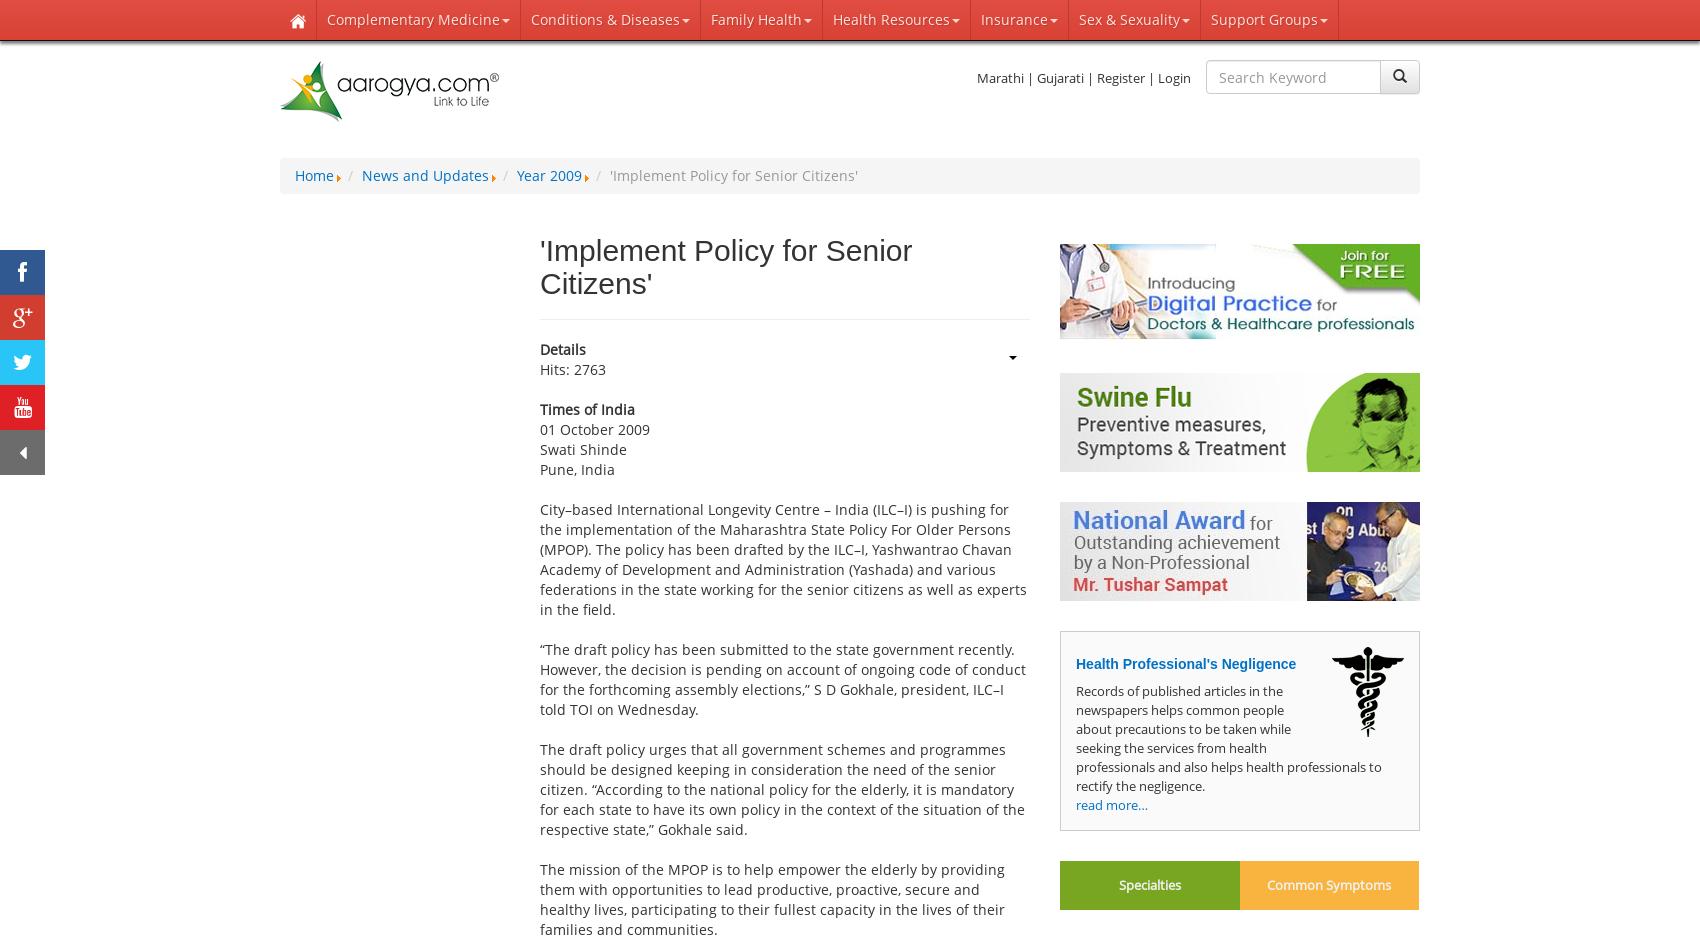 This screenshot has height=947, width=1700. What do you see at coordinates (781, 558) in the screenshot?
I see `'City–based International Longevity Centre – India (ILC–I) is pushing for the implementation of the Maharashtra State Policy For Older Persons (MPOP). The policy has been drafted by the ILC–I, Yashwantrao Chavan Academy of Development and Administration (Yashada) and various federations in the state working for the senior citizens as well as experts in the field.'` at bounding box center [781, 558].